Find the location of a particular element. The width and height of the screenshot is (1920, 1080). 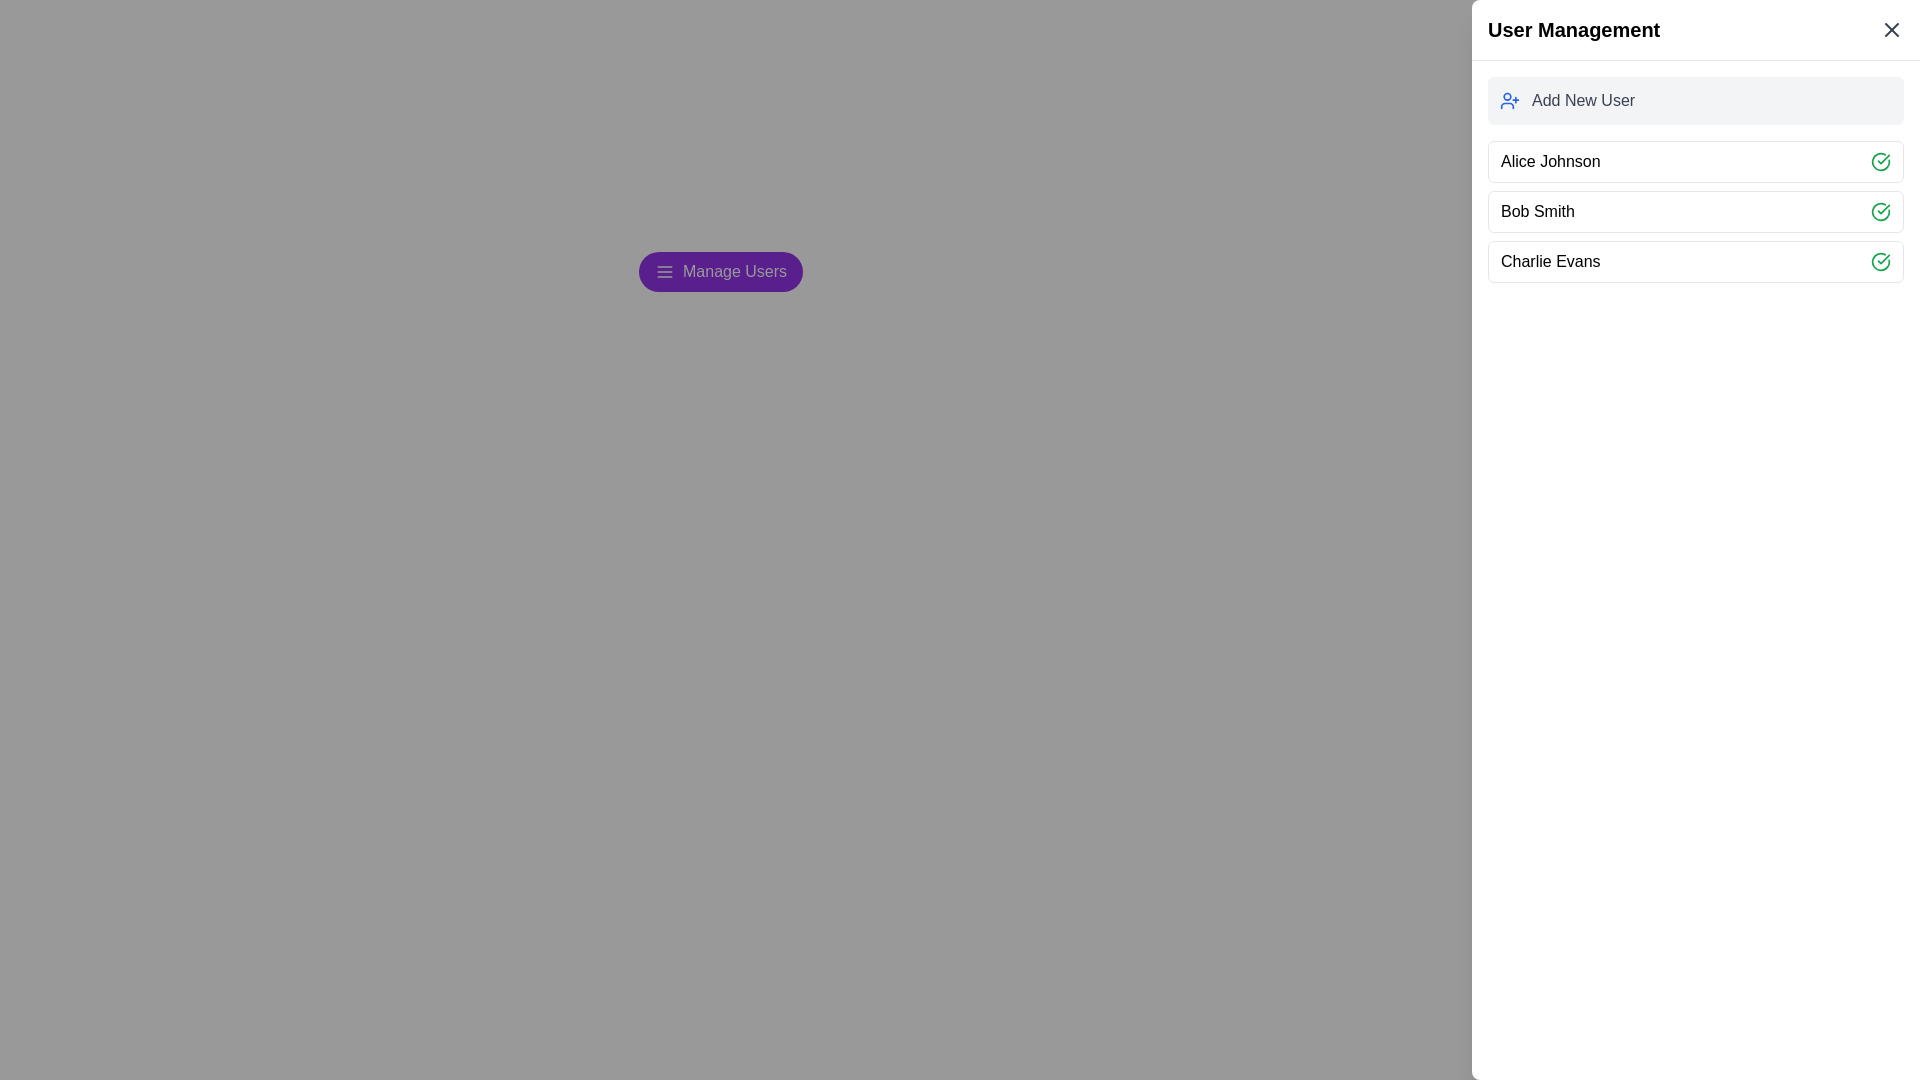

the first user entry in the 'User Management' list is located at coordinates (1694, 161).